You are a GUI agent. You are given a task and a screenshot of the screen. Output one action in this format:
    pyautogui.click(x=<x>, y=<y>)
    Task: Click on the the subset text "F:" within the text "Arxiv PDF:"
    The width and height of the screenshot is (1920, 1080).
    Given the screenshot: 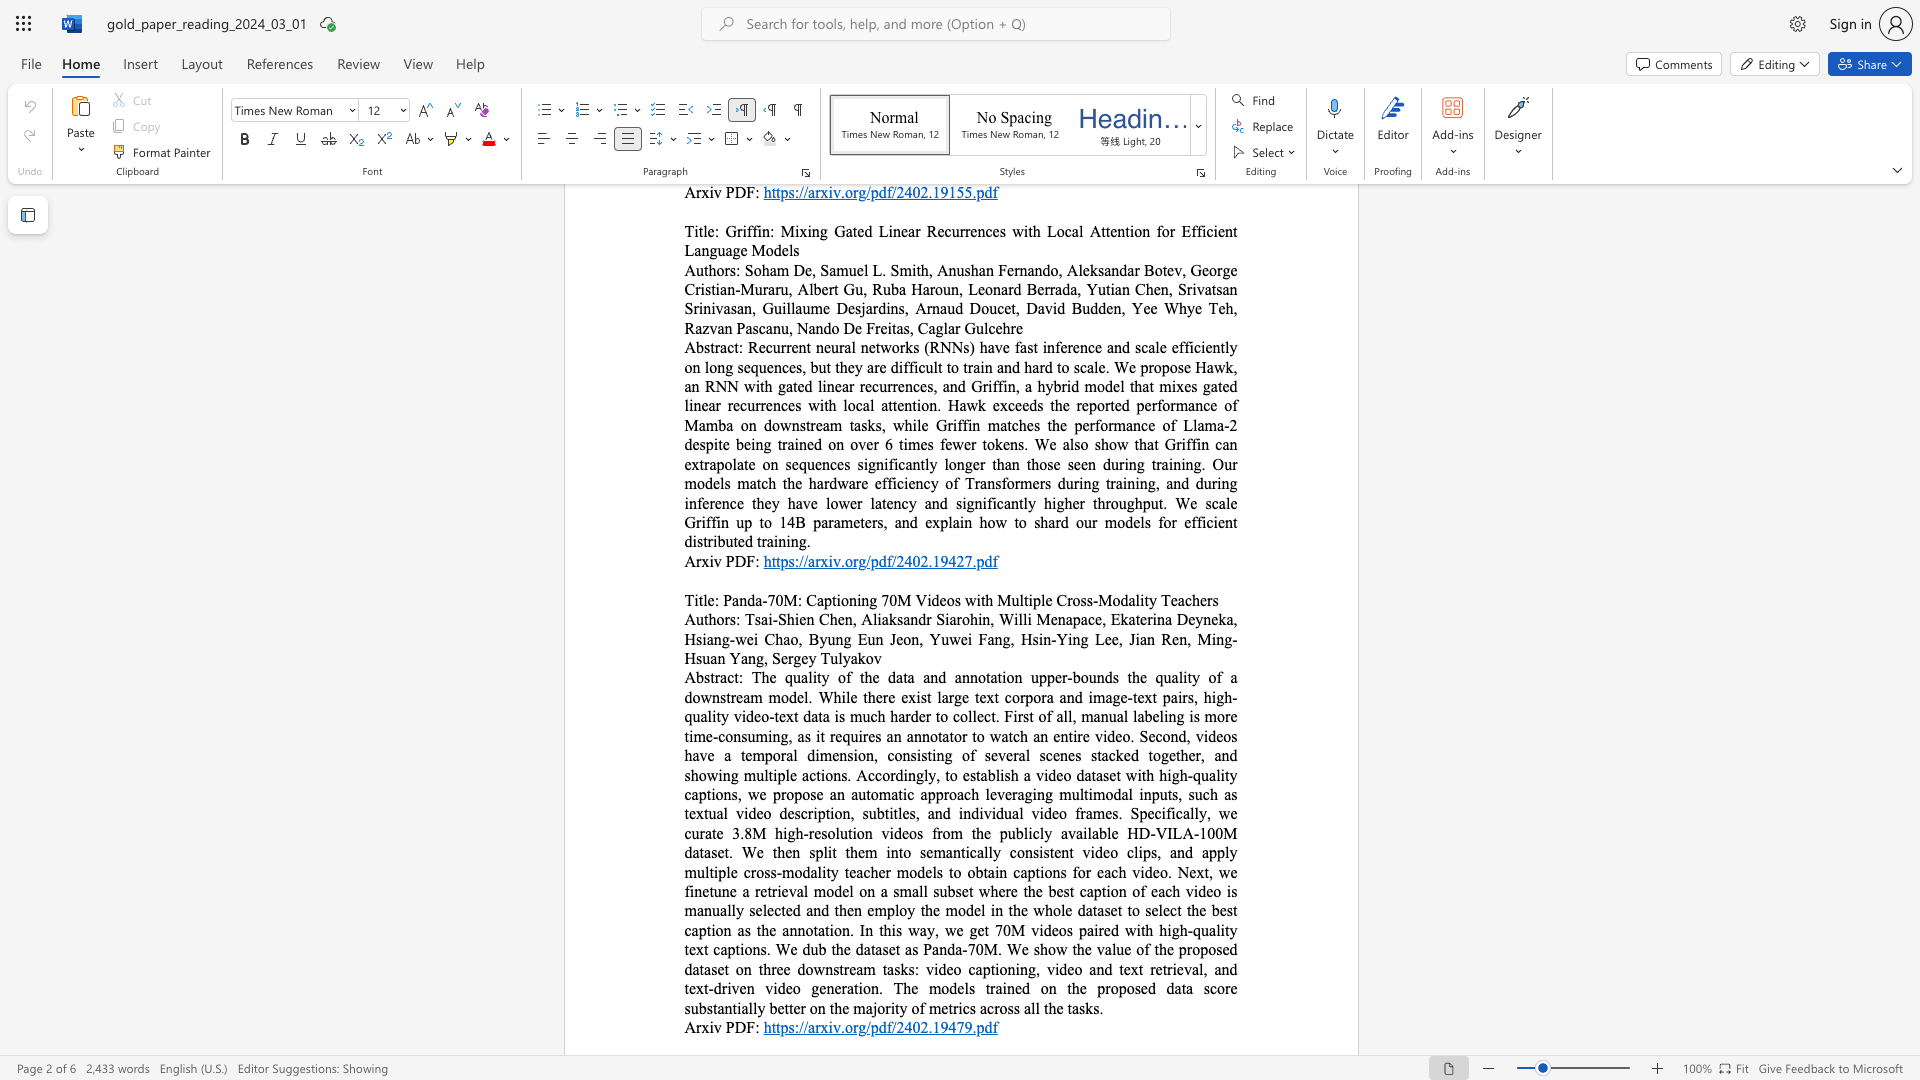 What is the action you would take?
    pyautogui.click(x=745, y=1027)
    